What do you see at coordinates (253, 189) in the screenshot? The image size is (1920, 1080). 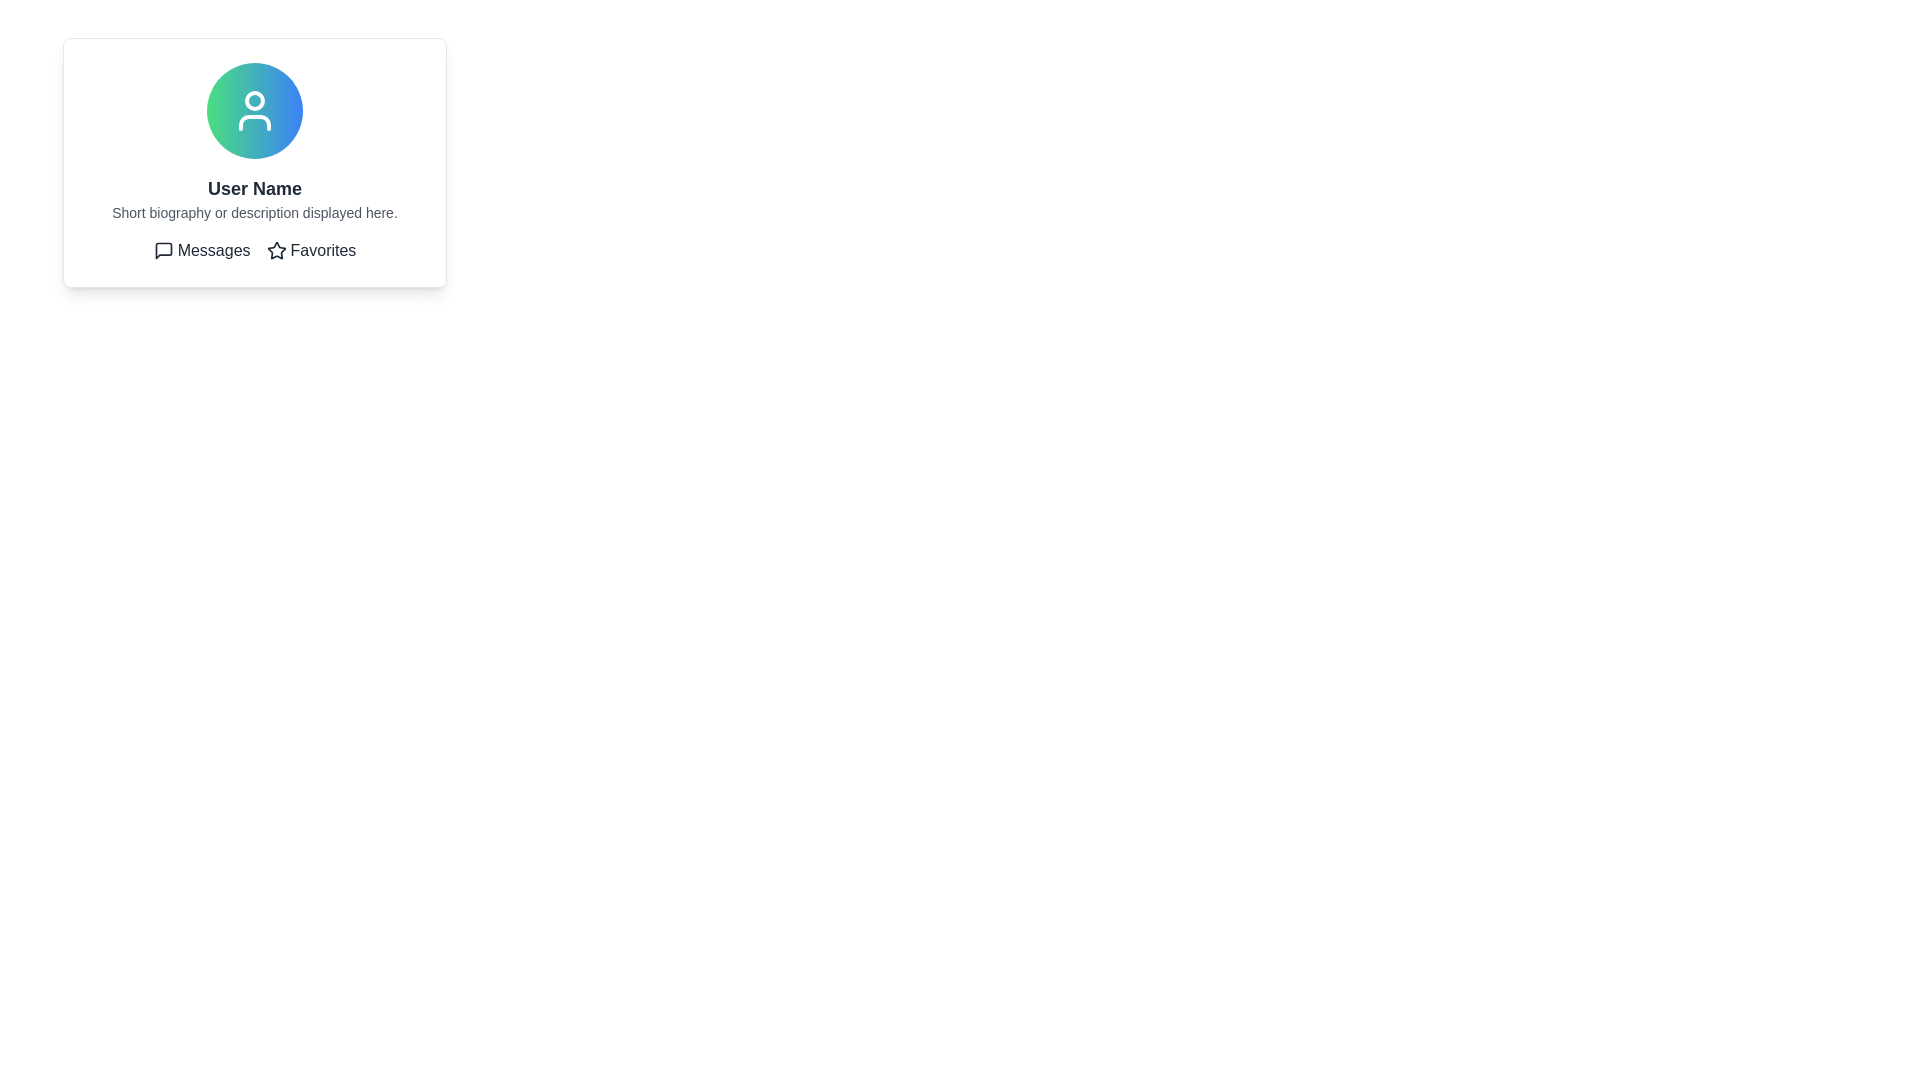 I see `the 'User Name' static text element, which is styled in bold and large font, positioned below the circular user icon on the card` at bounding box center [253, 189].